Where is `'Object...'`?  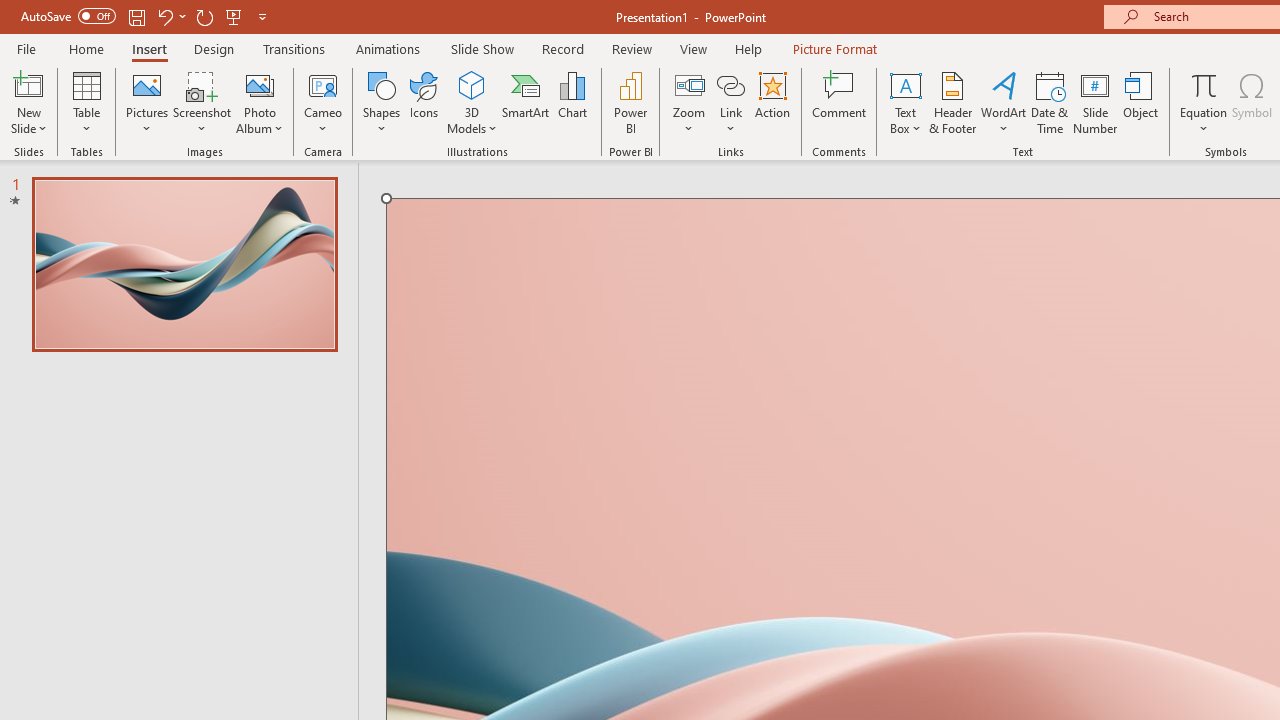
'Object...' is located at coordinates (1141, 103).